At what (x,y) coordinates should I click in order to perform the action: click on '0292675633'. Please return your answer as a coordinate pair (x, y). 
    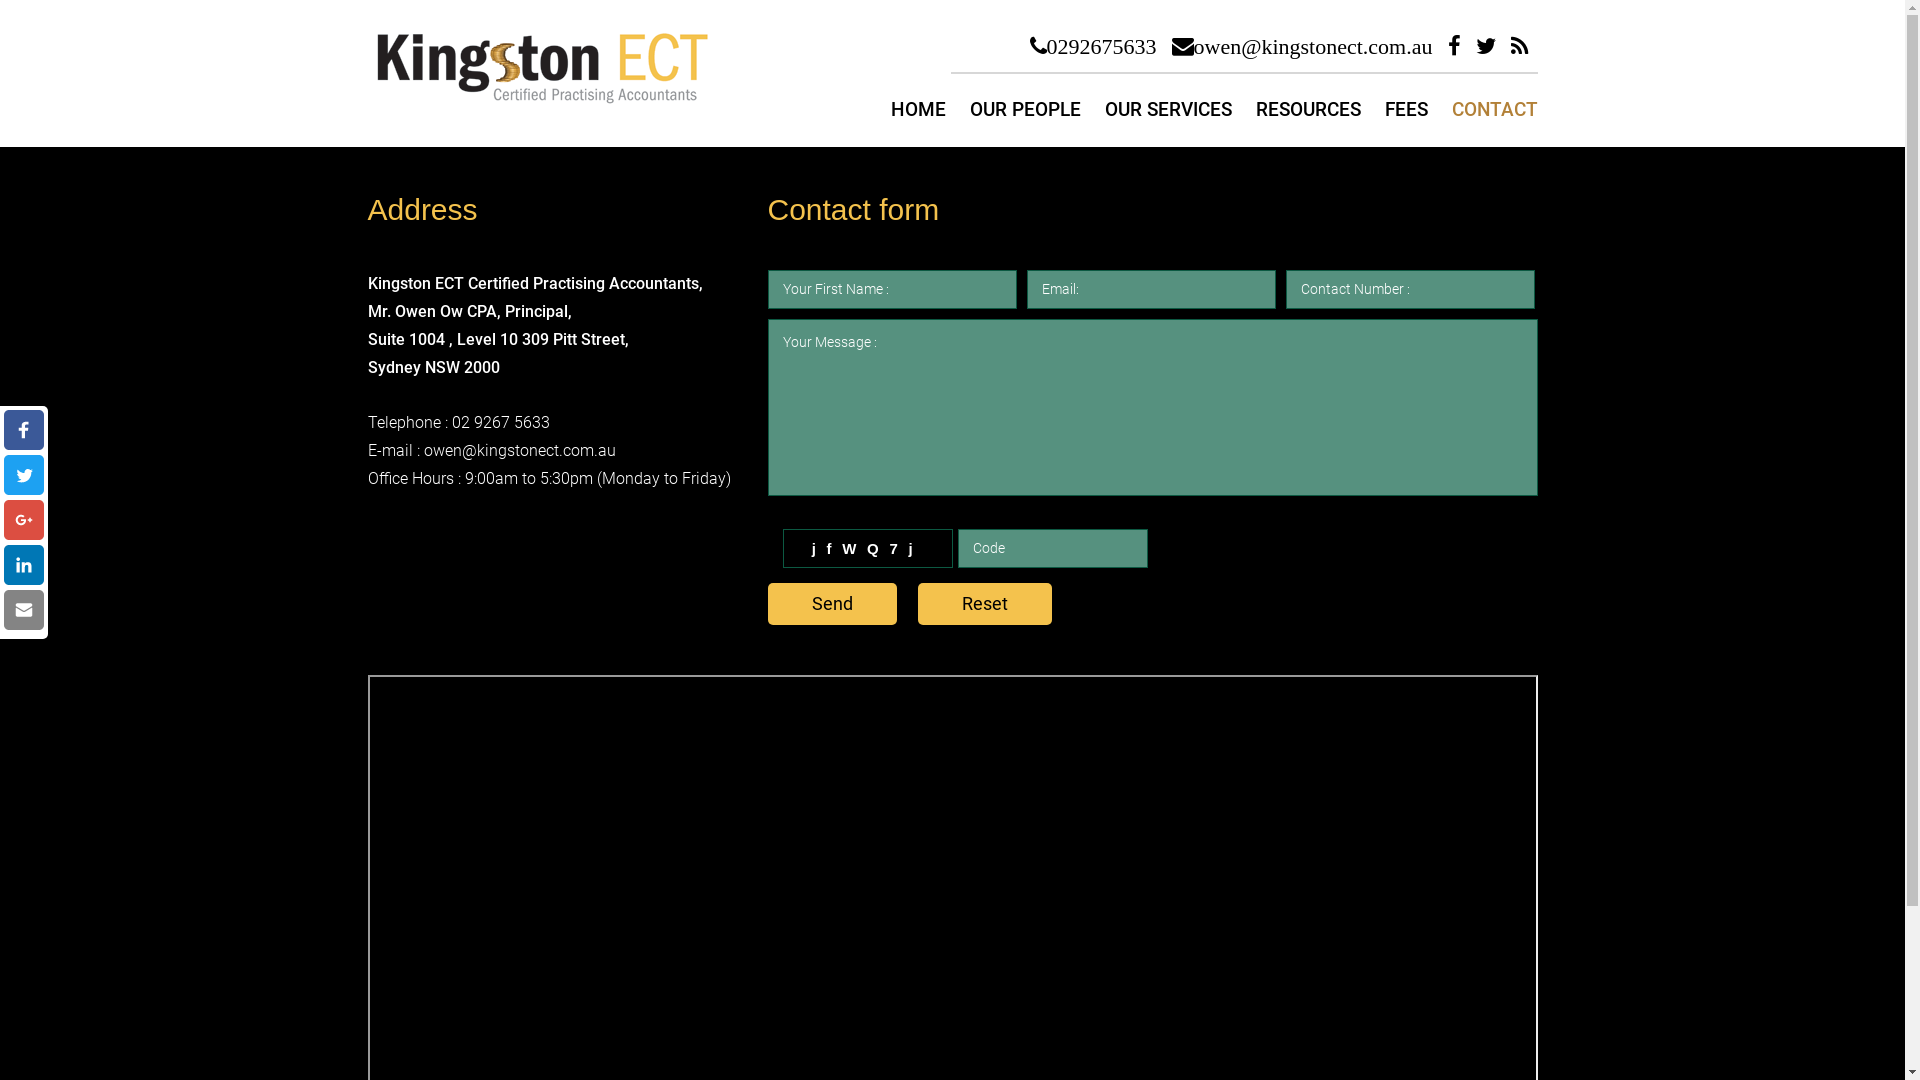
    Looking at the image, I should click on (1092, 45).